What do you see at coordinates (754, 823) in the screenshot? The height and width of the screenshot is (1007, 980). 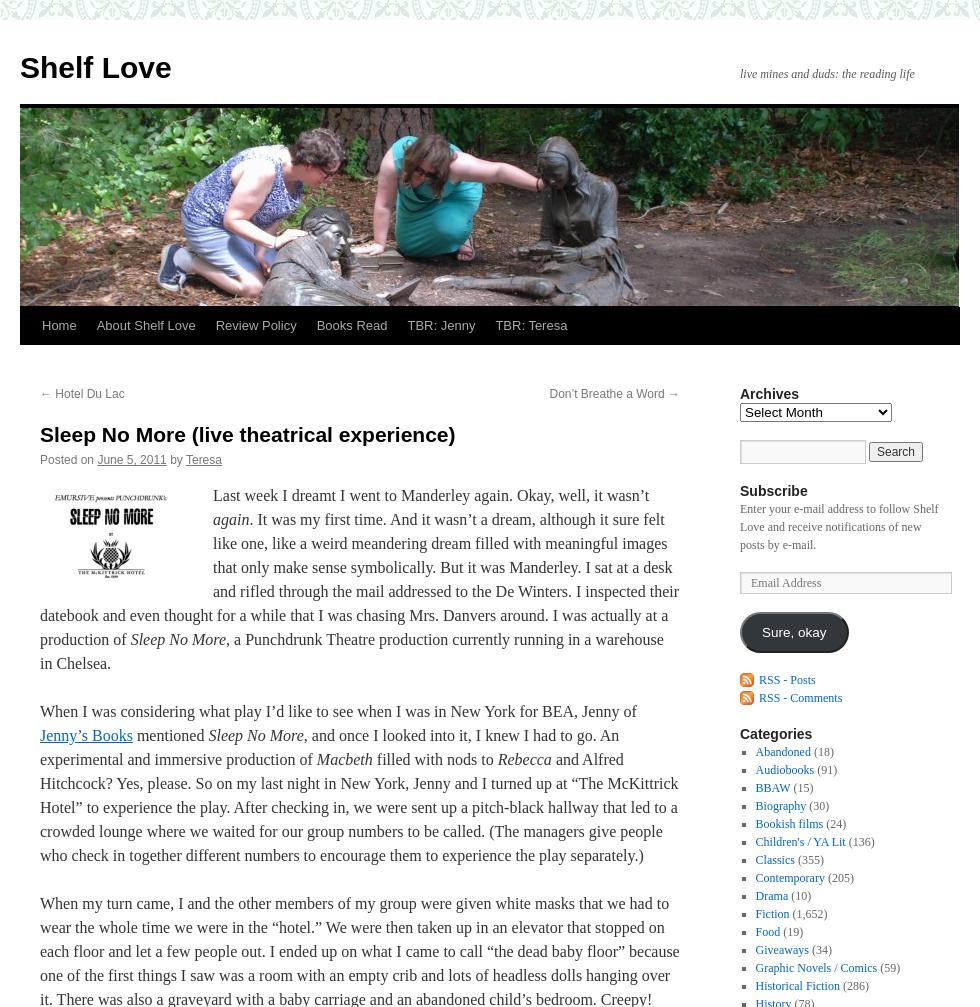 I see `'Bookish films'` at bounding box center [754, 823].